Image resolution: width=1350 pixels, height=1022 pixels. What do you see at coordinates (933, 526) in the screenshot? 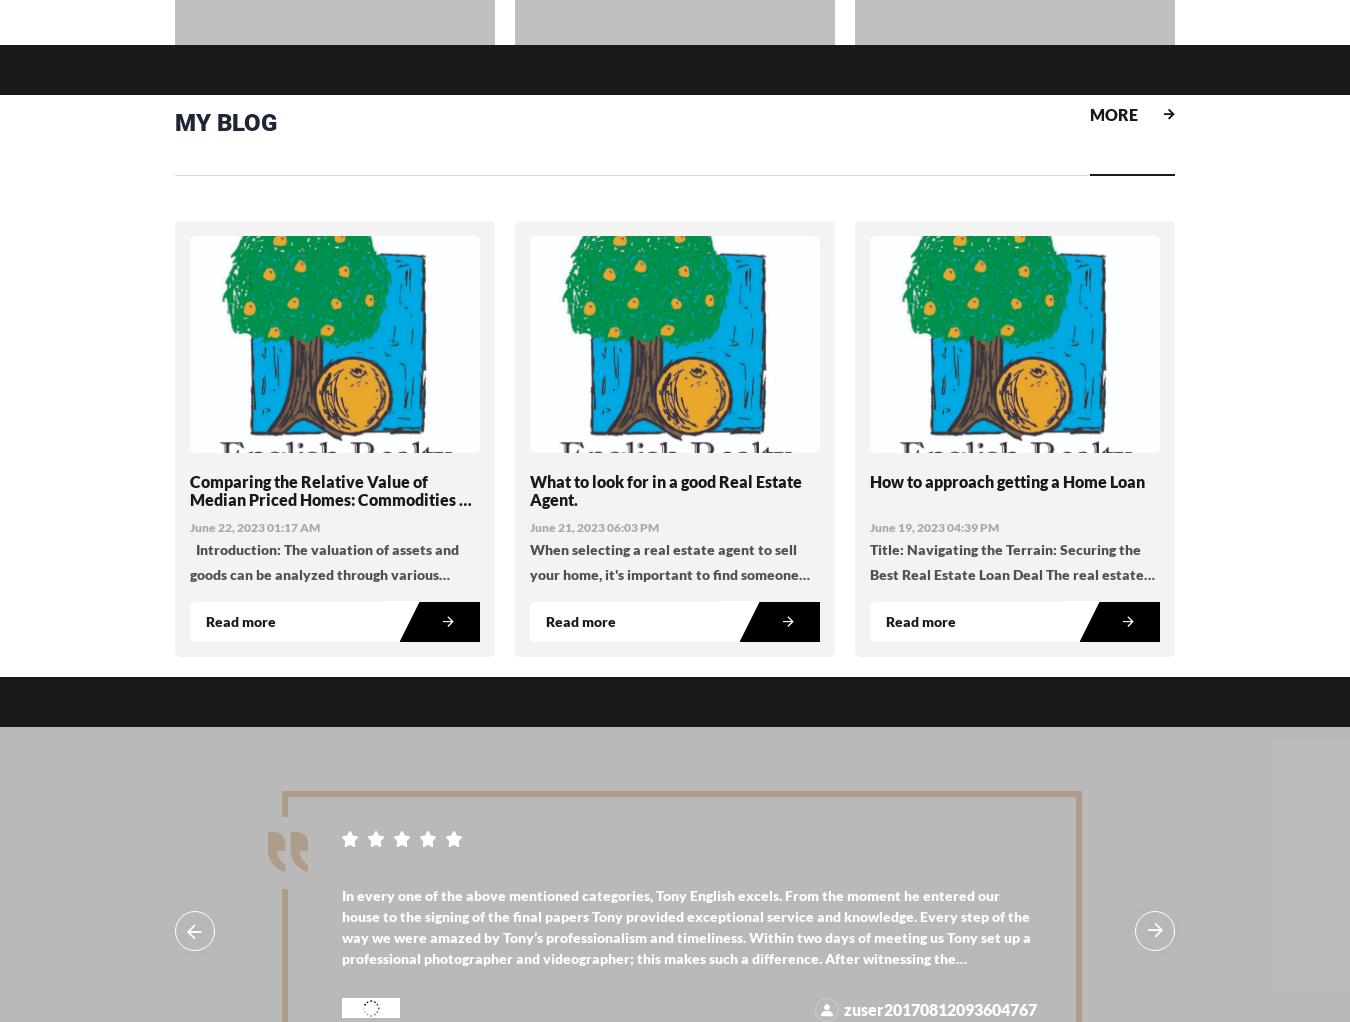
I see `'June 19, 2023 04:39 PM'` at bounding box center [933, 526].